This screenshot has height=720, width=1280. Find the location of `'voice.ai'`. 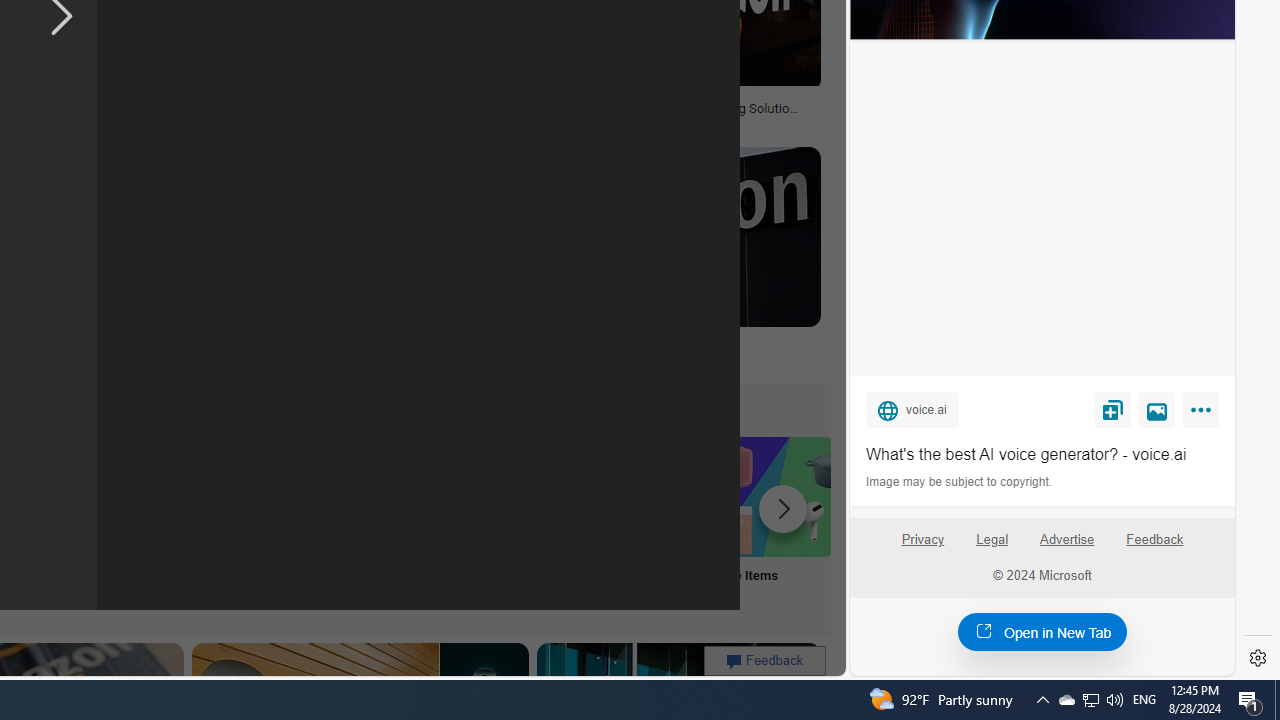

'voice.ai' is located at coordinates (911, 408).